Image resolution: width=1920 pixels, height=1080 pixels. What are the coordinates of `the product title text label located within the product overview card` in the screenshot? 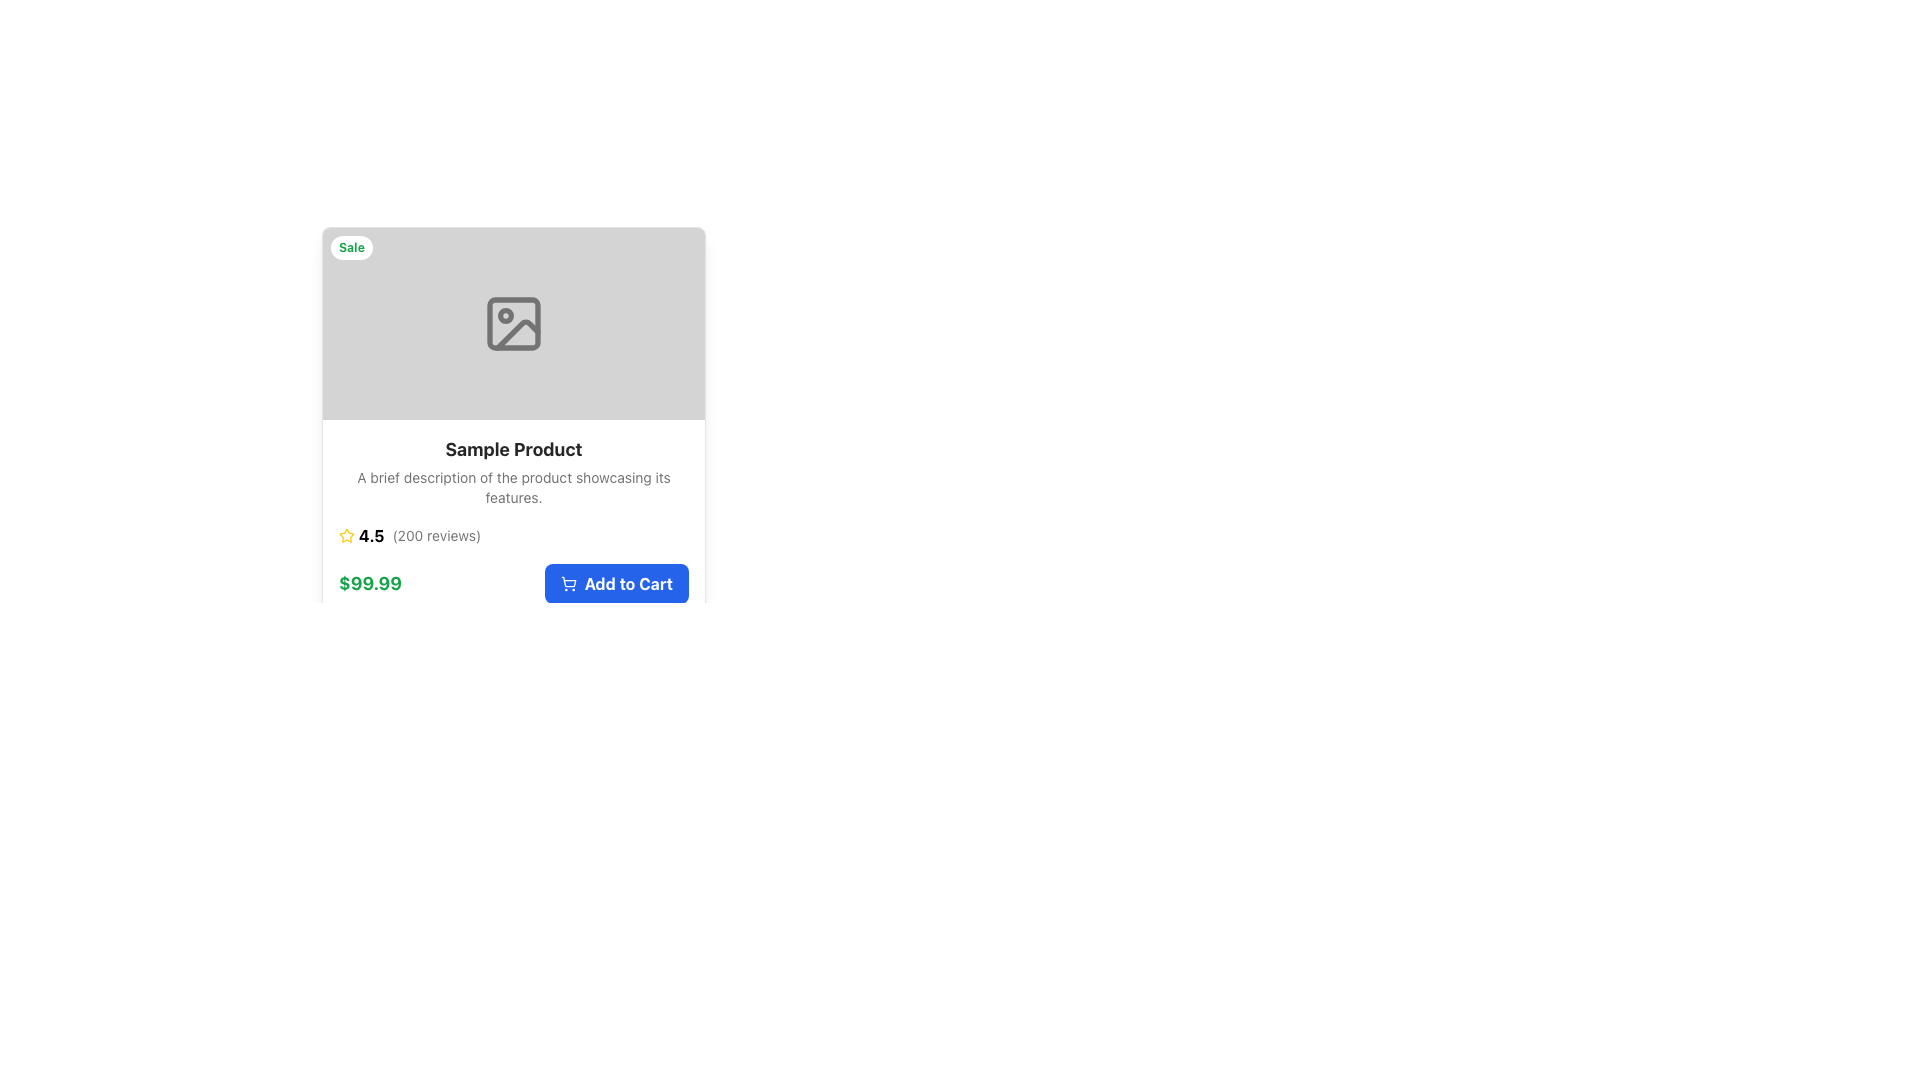 It's located at (513, 450).